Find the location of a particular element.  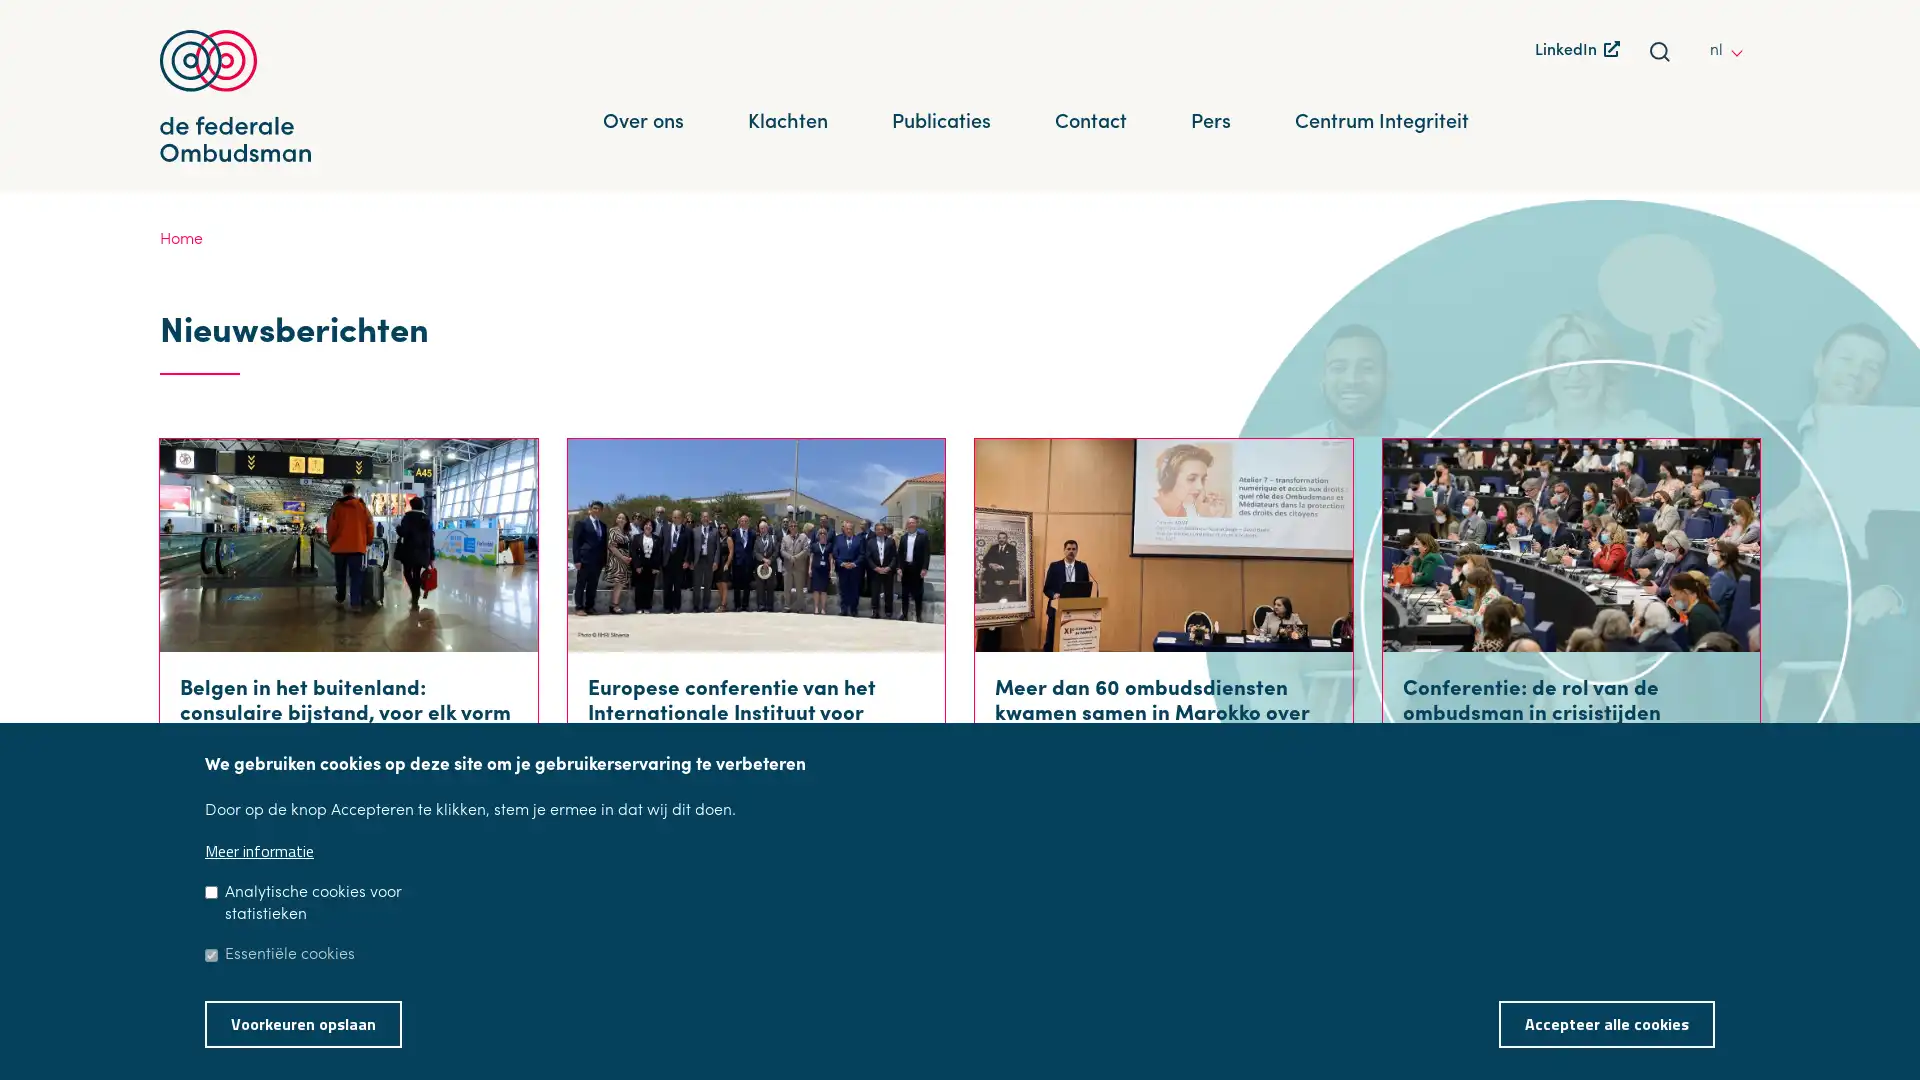

Voorkeuren opslaan is located at coordinates (302, 1023).